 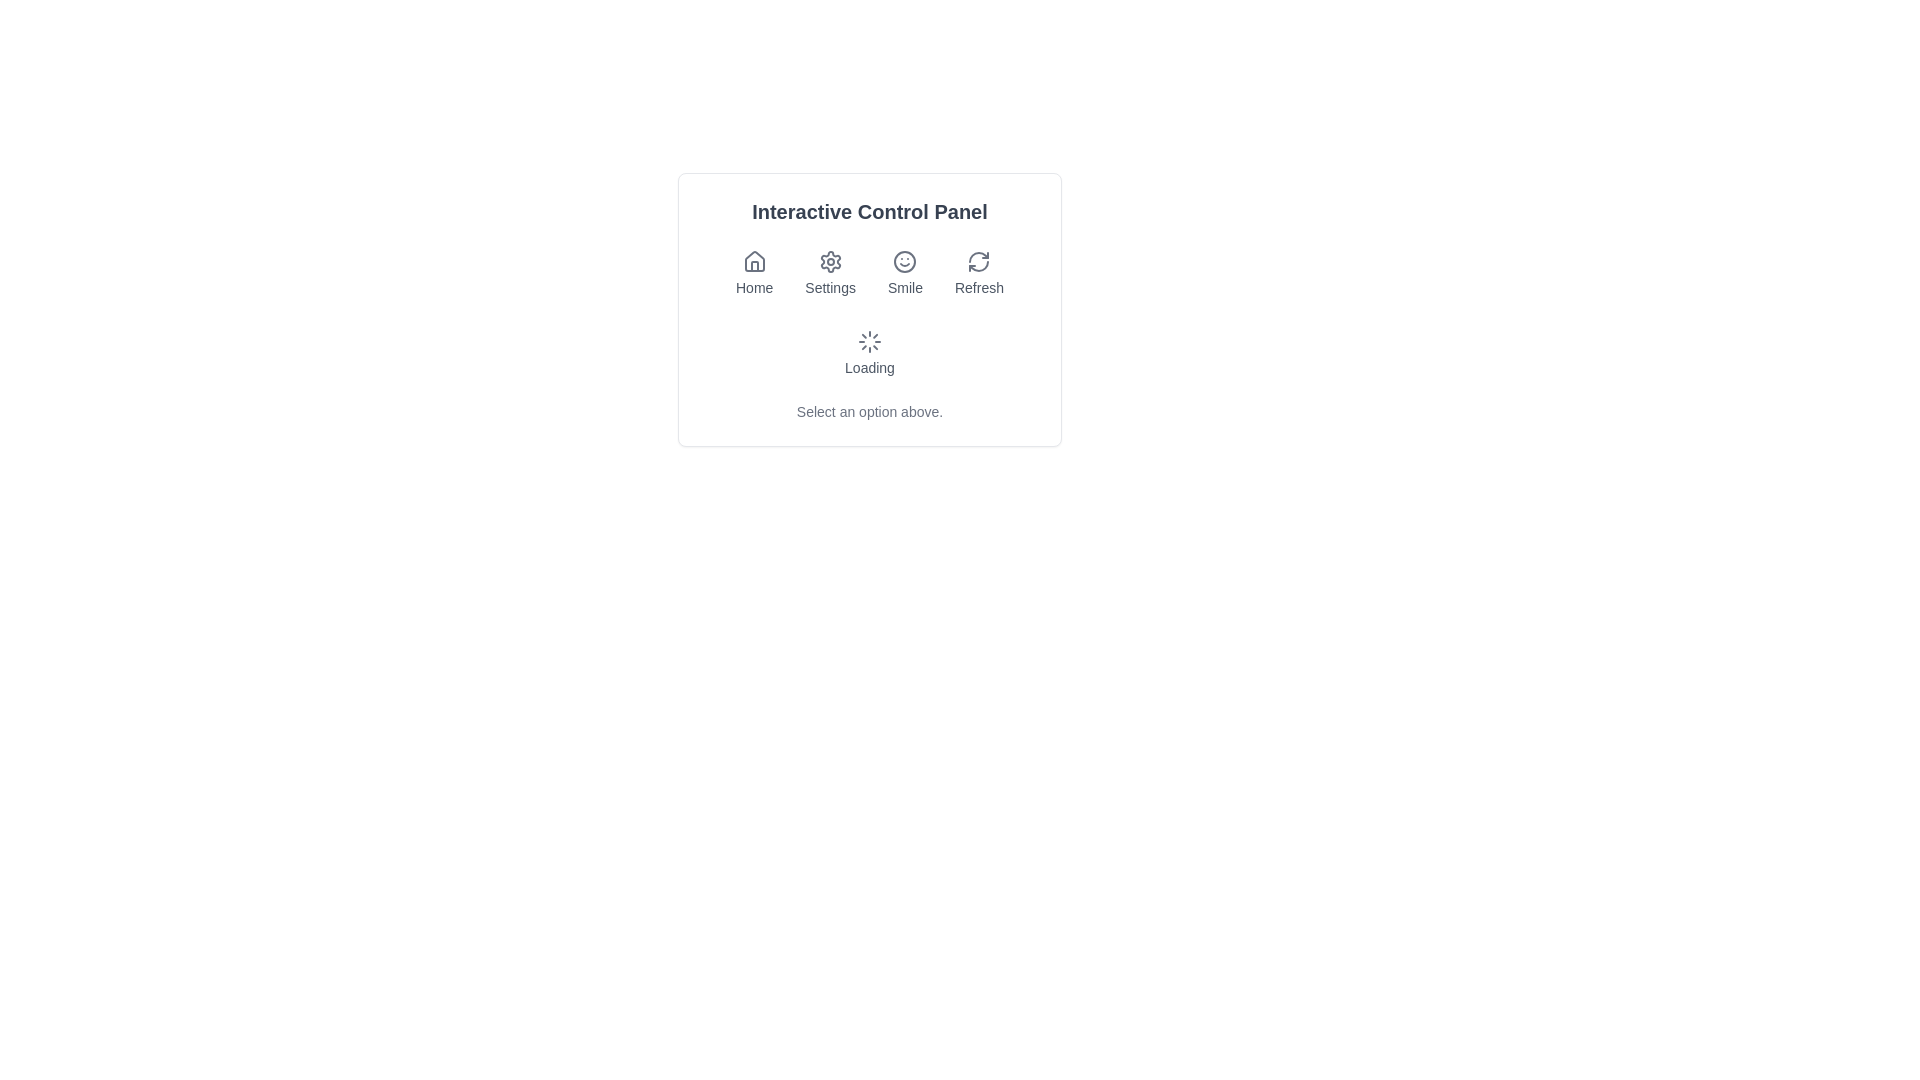 I want to click on the smiley face icon, which is the third icon in the row under the 'Interactive Control Panel', positioned between the 'Settings' and 'Refresh' icons, so click(x=904, y=261).